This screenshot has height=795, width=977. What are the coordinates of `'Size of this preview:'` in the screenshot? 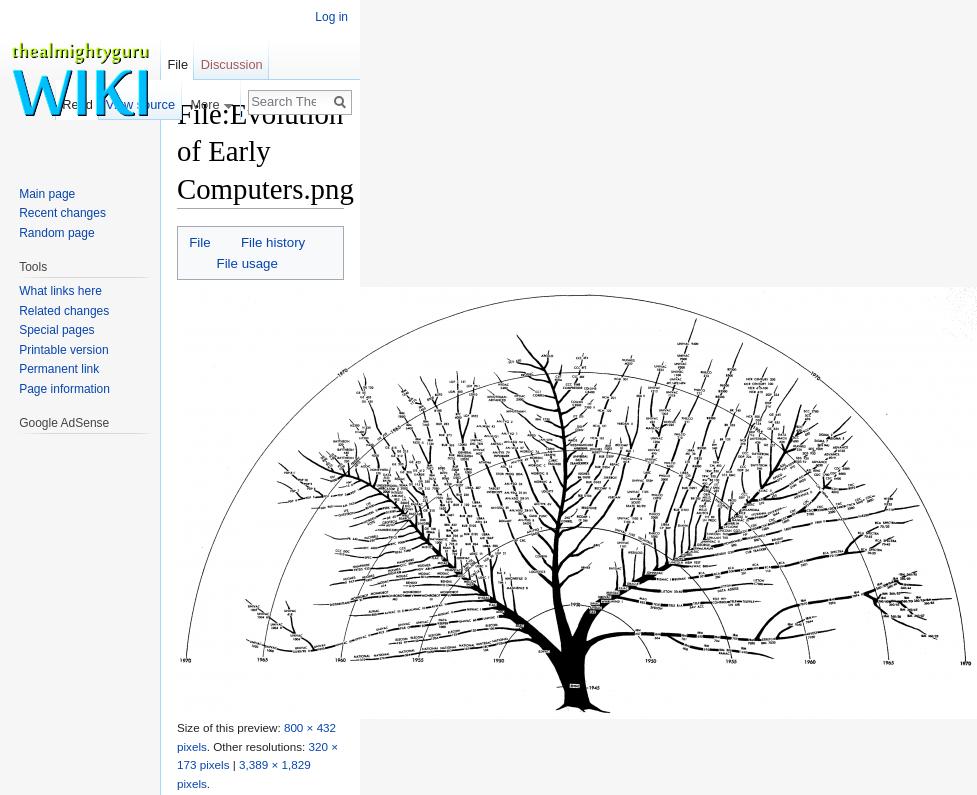 It's located at (228, 725).